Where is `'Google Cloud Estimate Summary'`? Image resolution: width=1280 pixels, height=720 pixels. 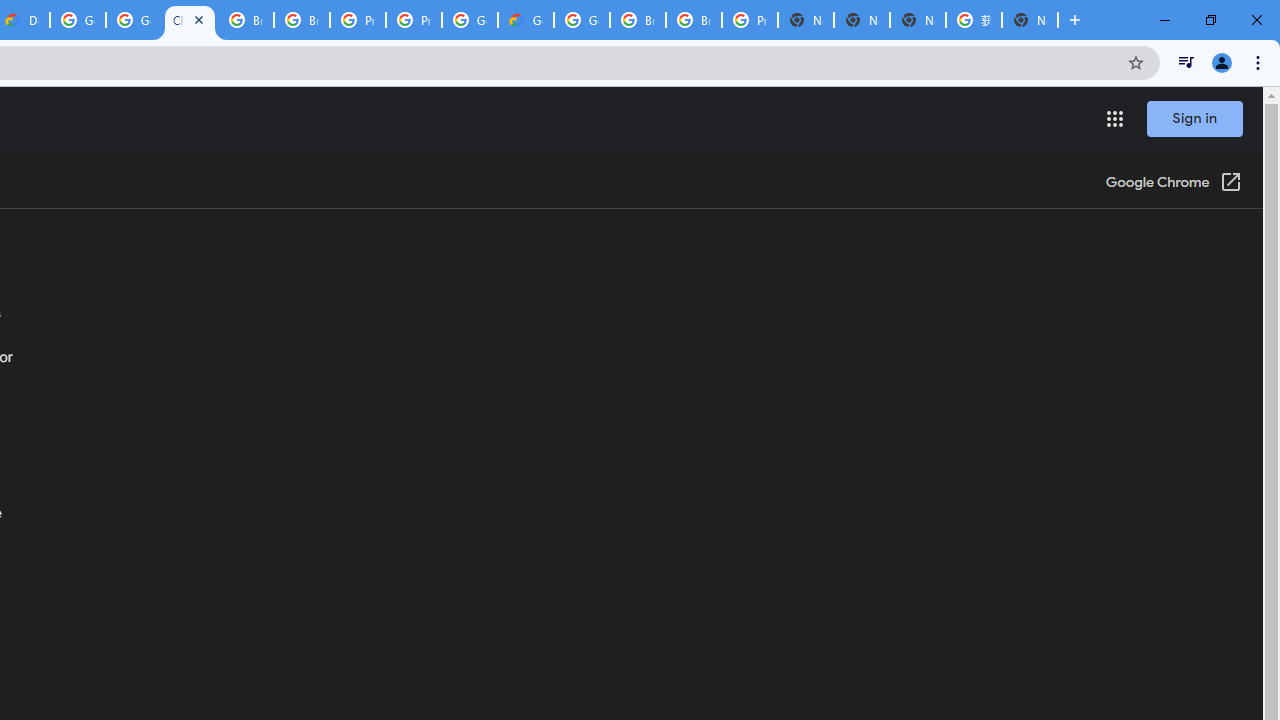 'Google Cloud Estimate Summary' is located at coordinates (526, 20).